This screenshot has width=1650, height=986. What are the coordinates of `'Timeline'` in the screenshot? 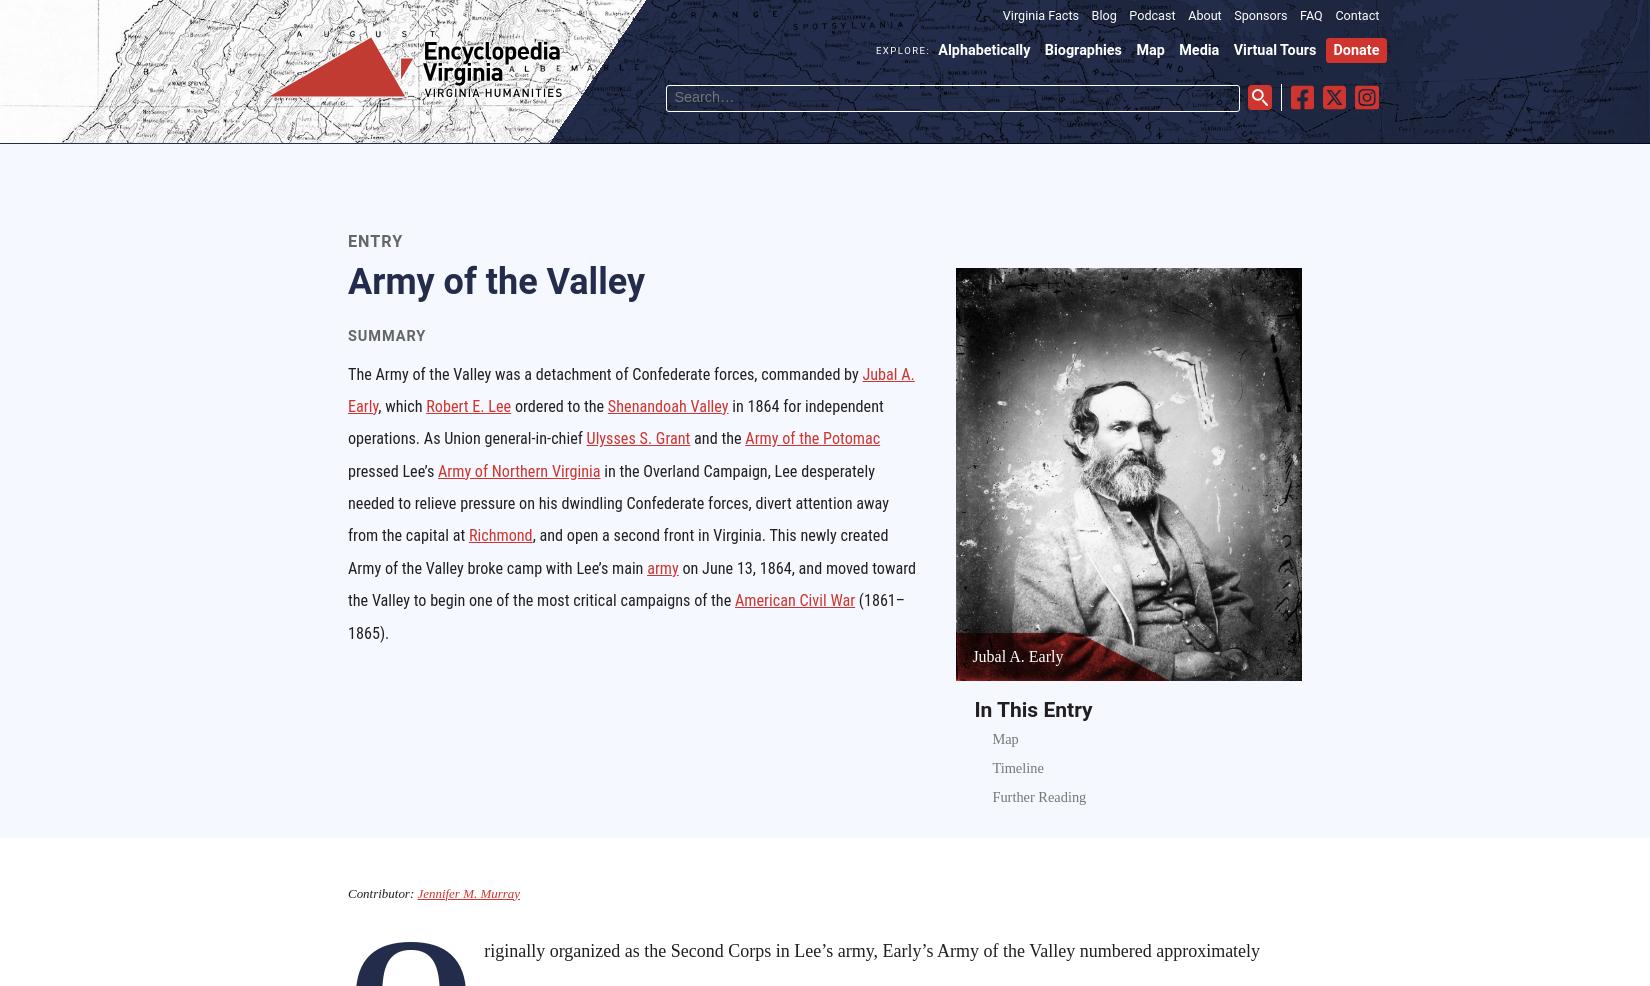 It's located at (1017, 767).